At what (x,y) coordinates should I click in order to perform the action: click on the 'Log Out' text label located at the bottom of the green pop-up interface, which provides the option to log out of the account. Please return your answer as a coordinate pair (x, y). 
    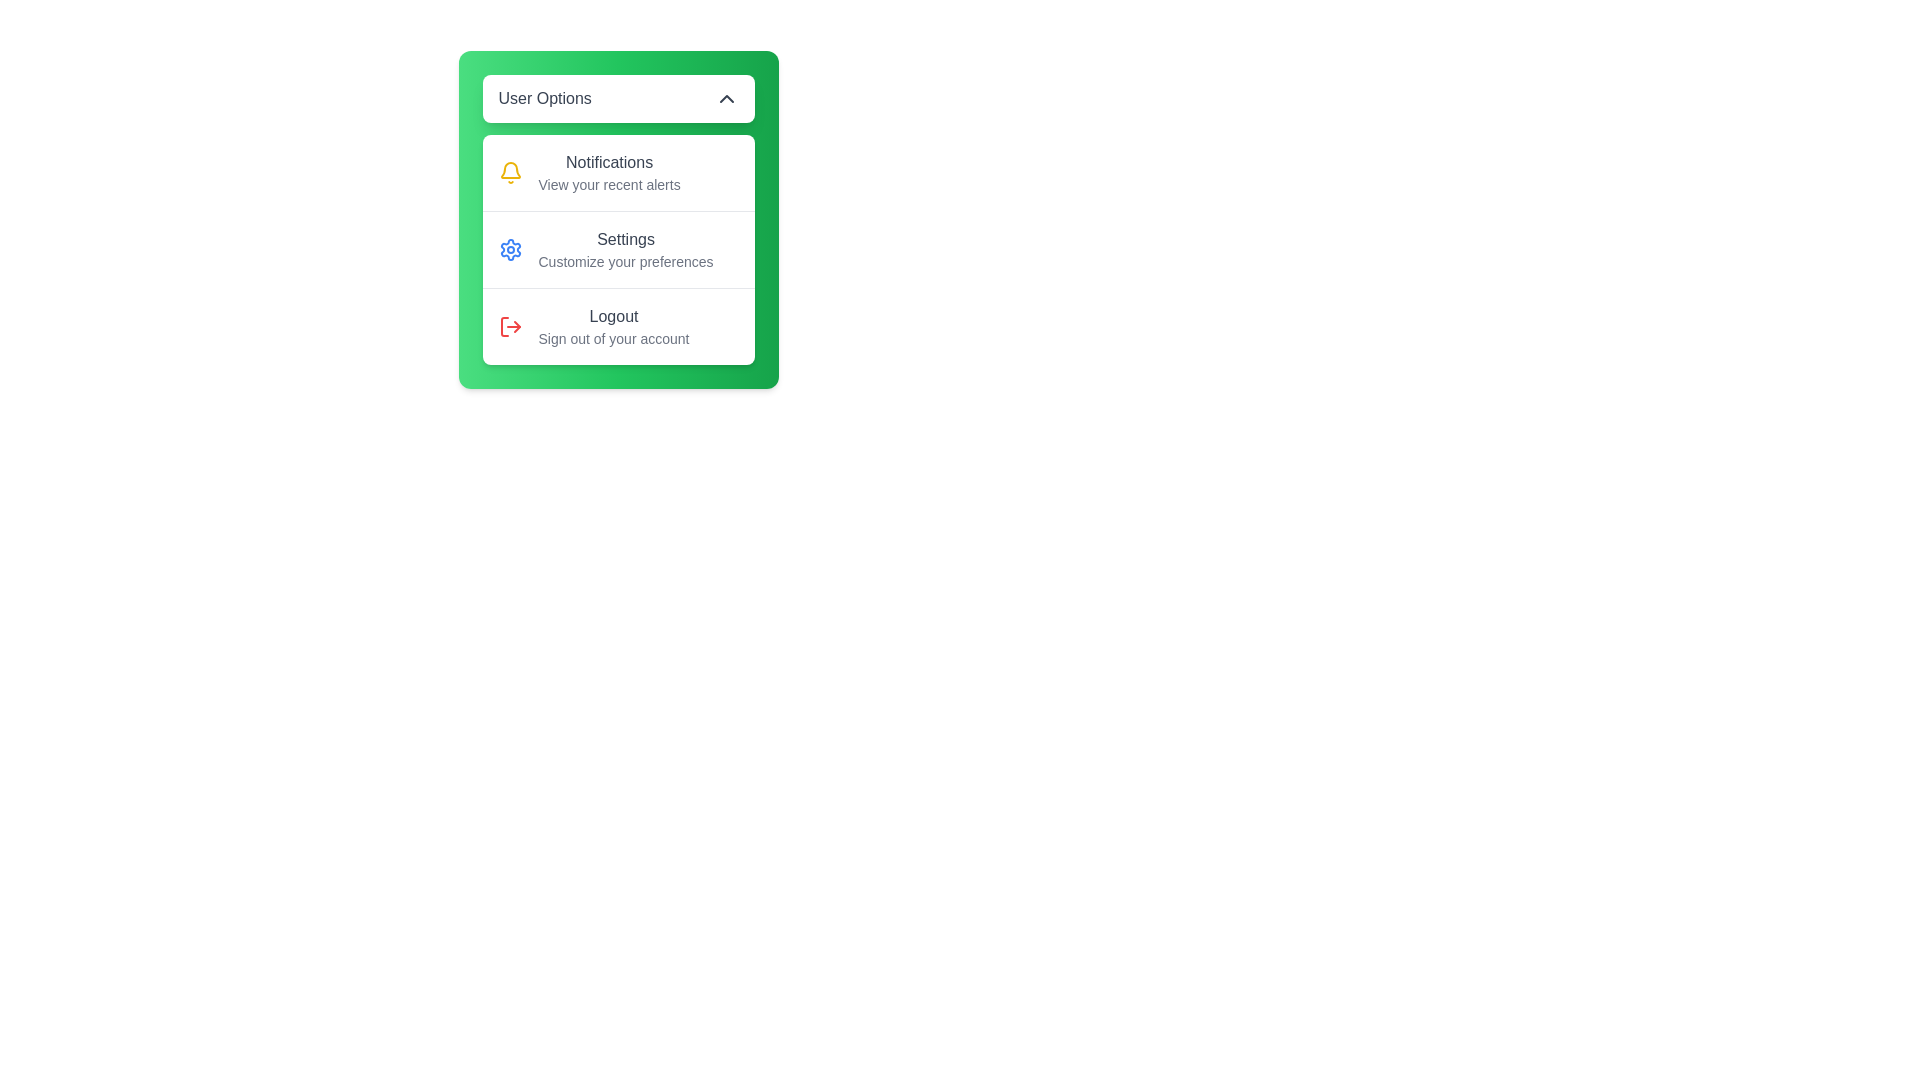
    Looking at the image, I should click on (613, 326).